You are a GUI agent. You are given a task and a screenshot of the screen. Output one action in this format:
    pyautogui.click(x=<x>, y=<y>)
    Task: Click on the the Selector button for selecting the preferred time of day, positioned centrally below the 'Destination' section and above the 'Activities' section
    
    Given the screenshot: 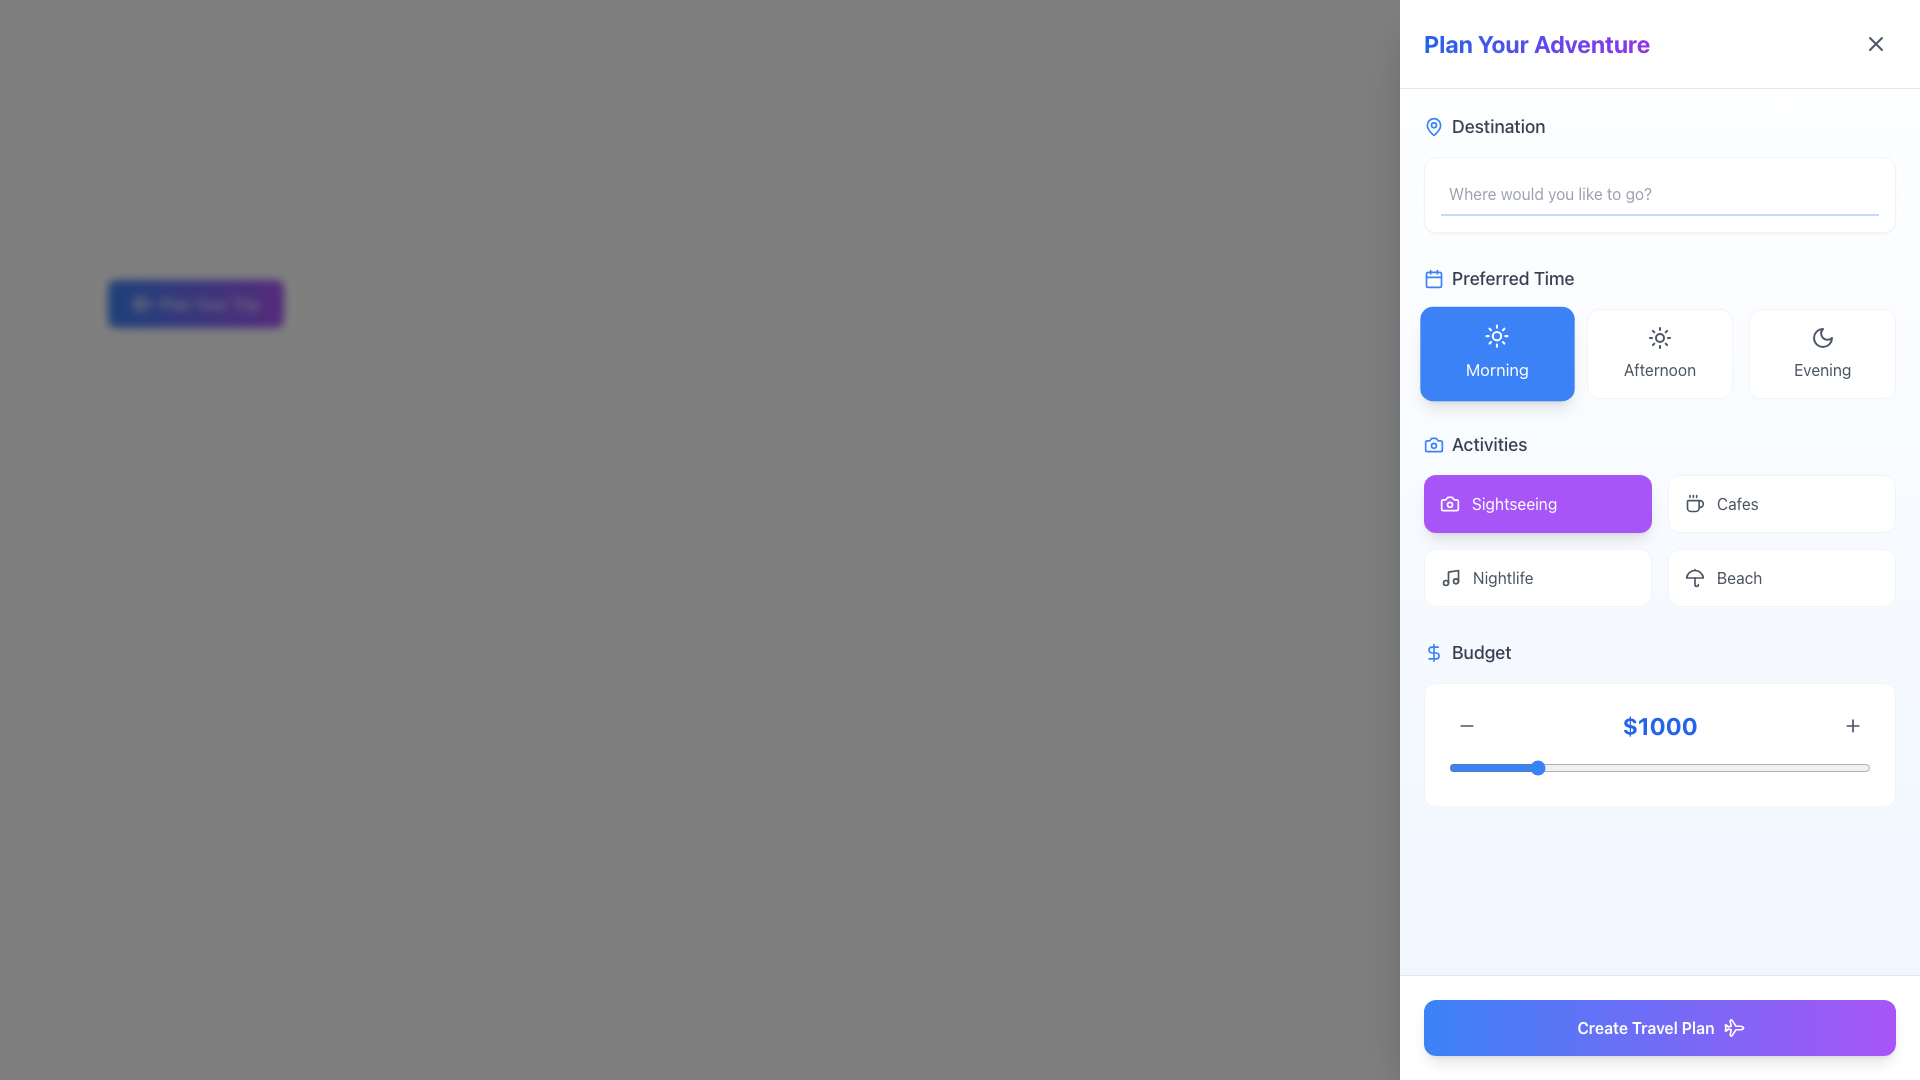 What is the action you would take?
    pyautogui.click(x=1660, y=330)
    